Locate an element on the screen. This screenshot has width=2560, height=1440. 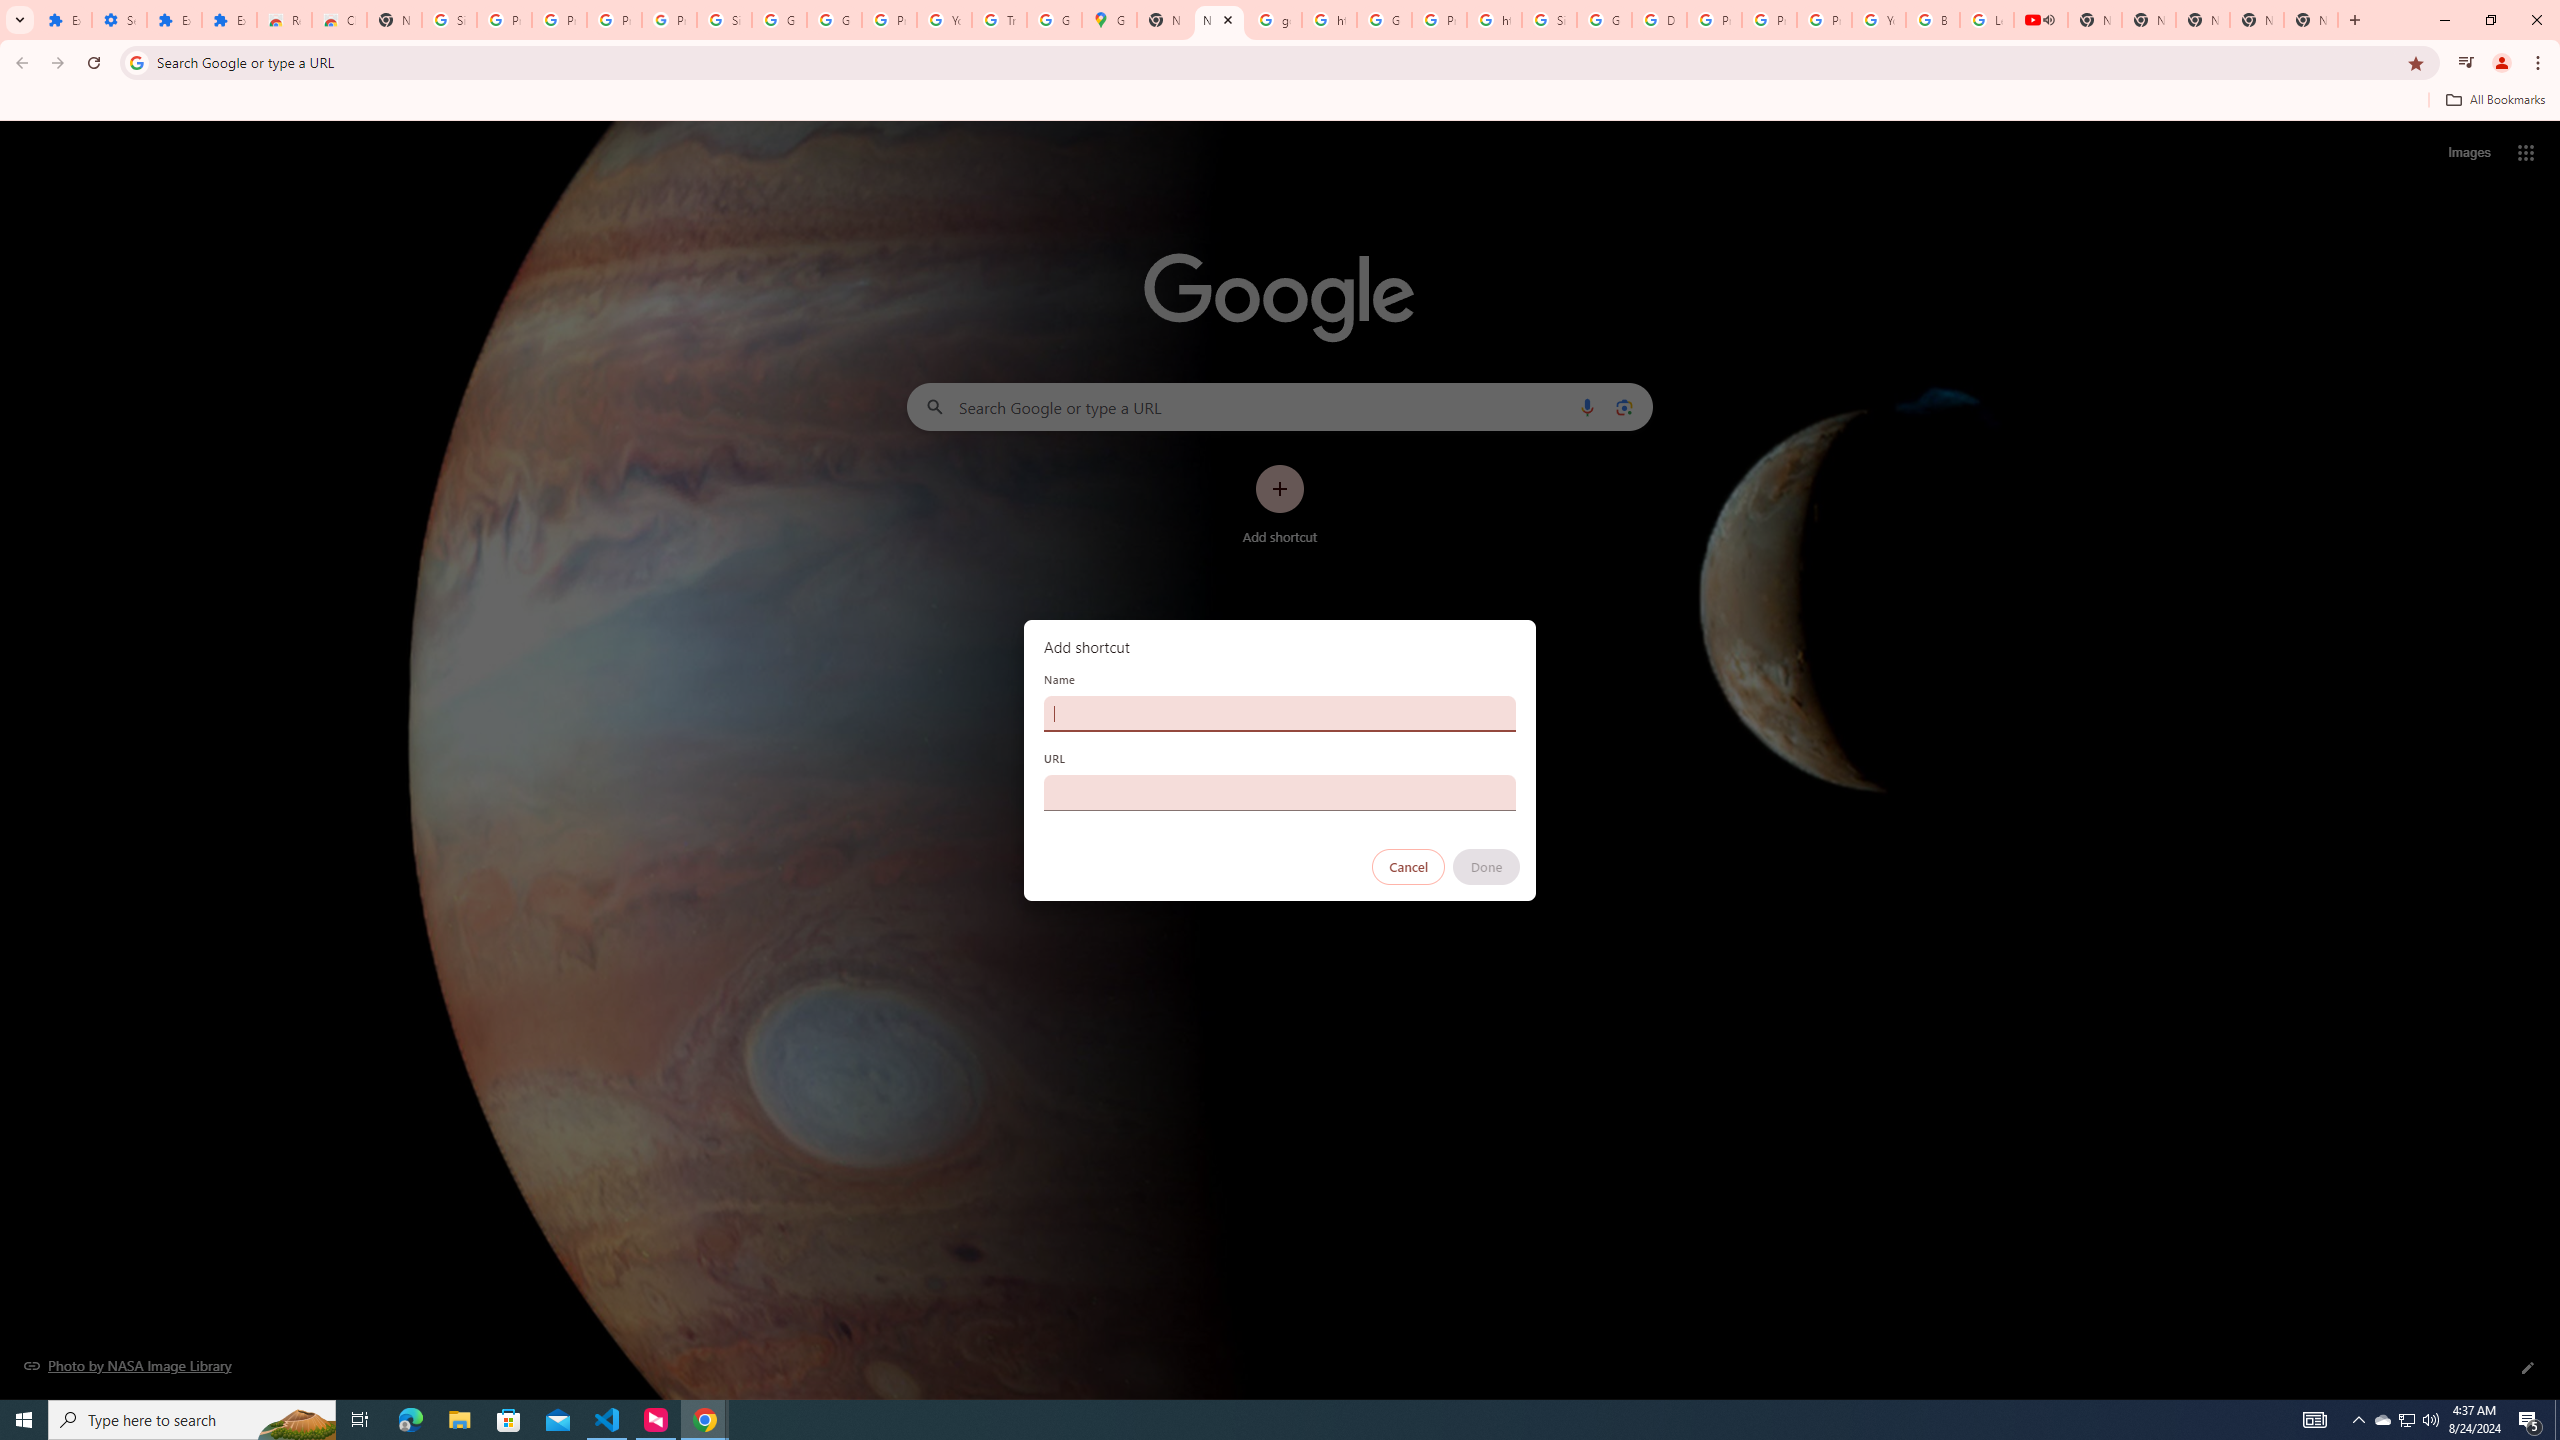
'https://scholar.google.com/' is located at coordinates (1495, 19).